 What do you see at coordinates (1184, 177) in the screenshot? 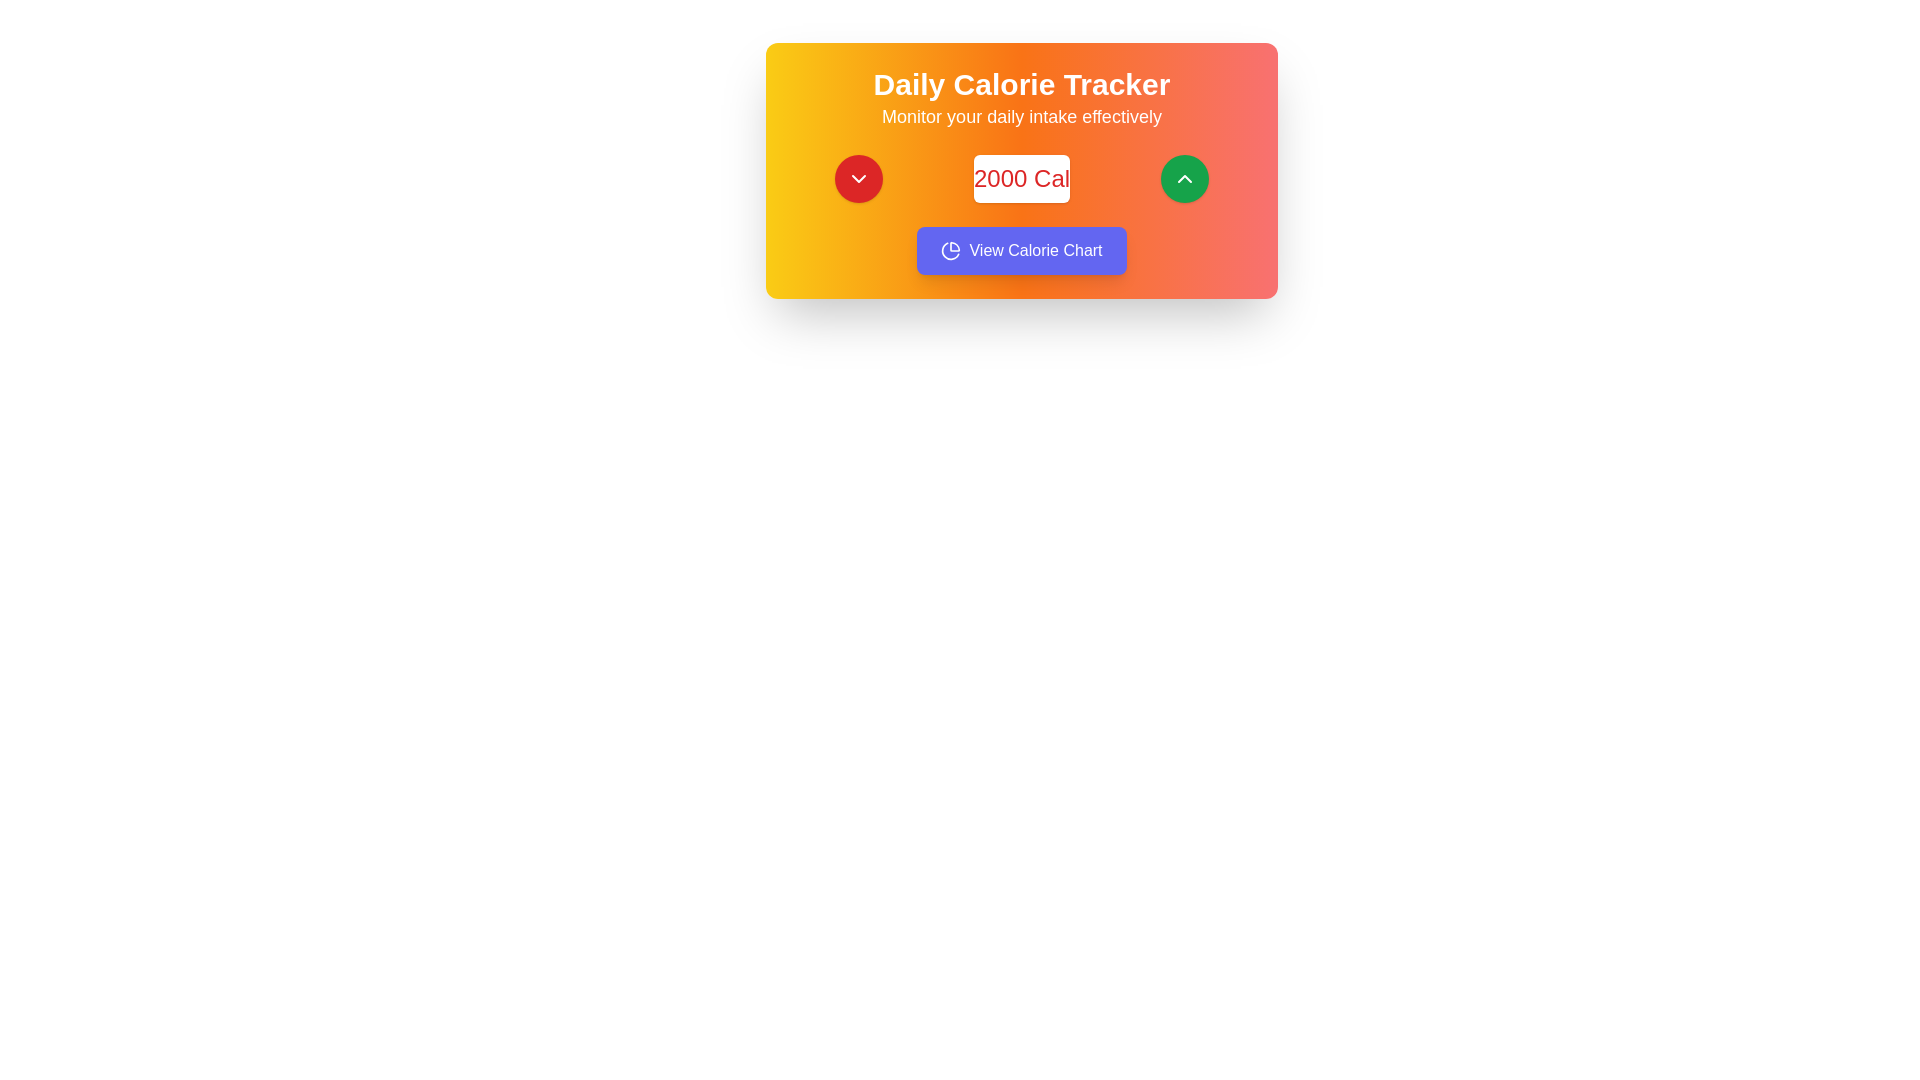
I see `the upward-pointing chevron icon within the green circular button on the right side of the 'Daily Calorie Tracker' card` at bounding box center [1184, 177].